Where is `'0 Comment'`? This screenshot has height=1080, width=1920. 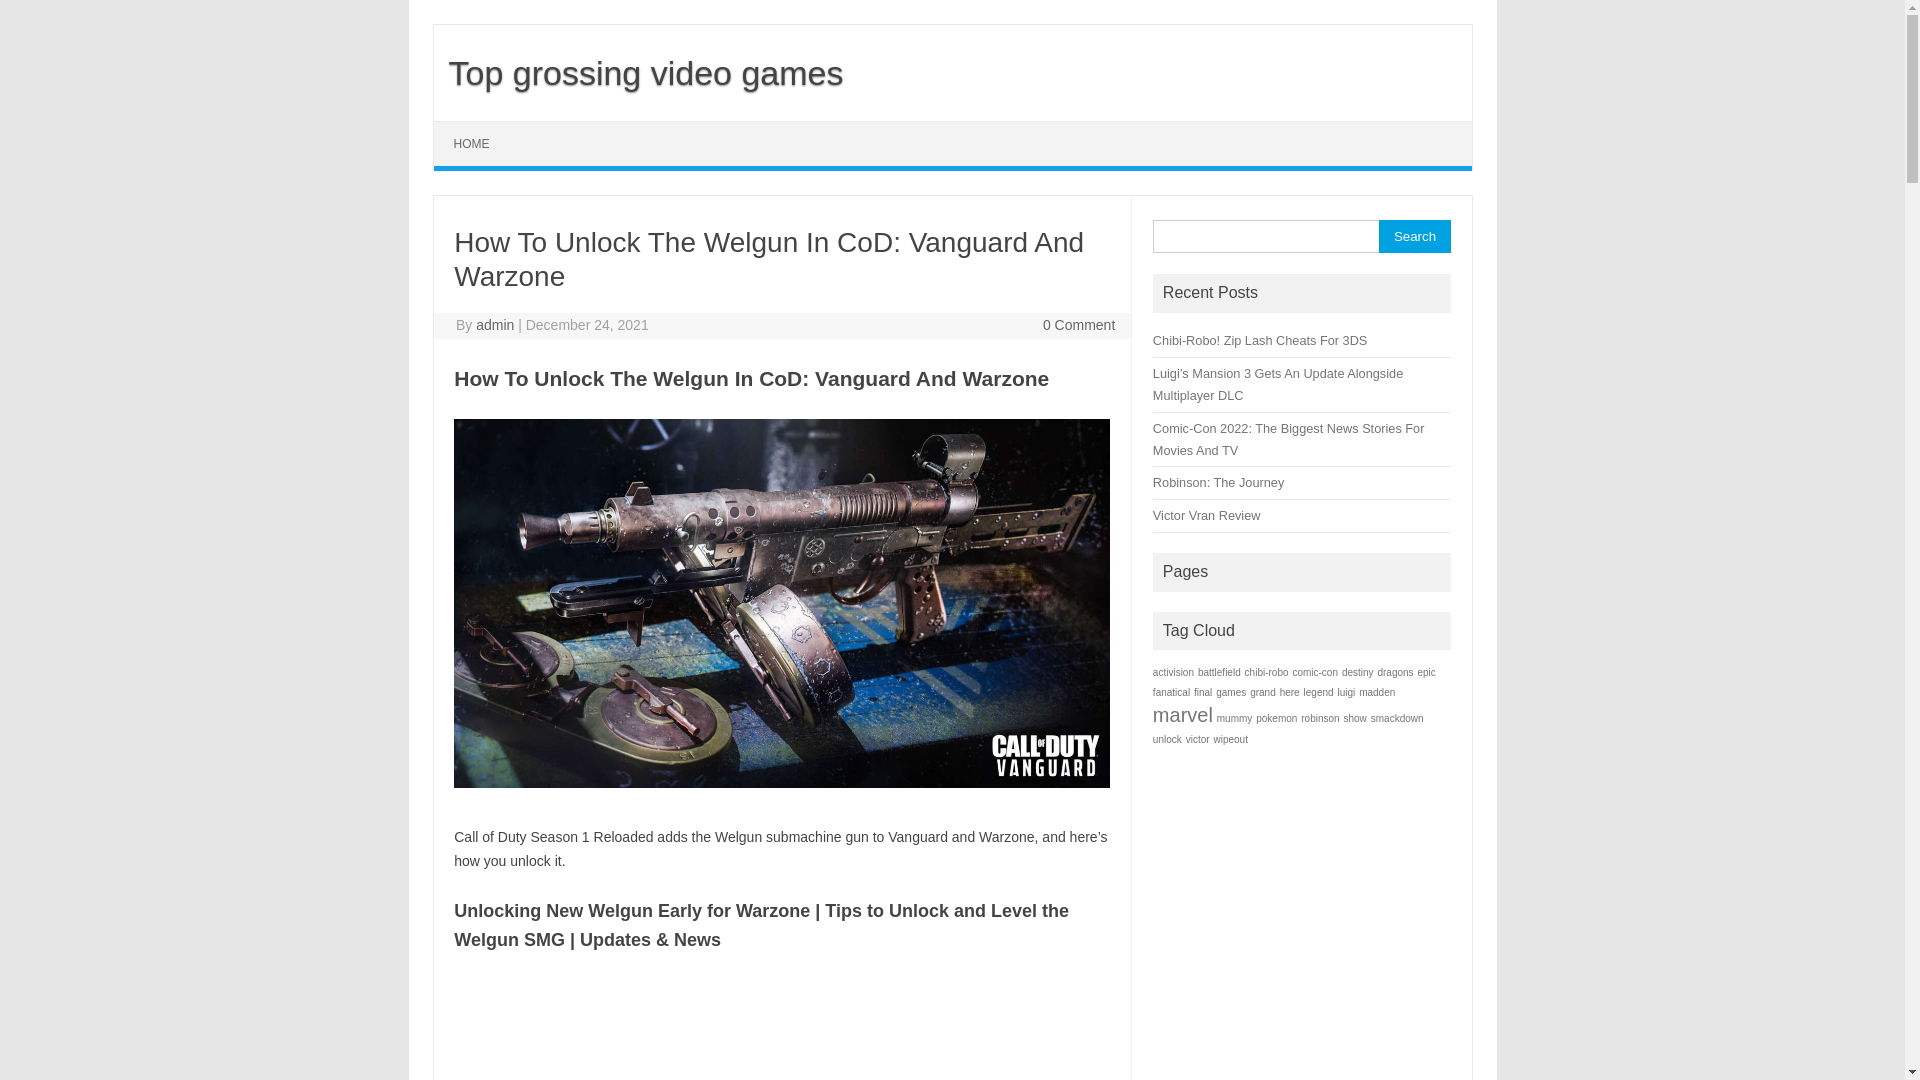
'0 Comment' is located at coordinates (1078, 323).